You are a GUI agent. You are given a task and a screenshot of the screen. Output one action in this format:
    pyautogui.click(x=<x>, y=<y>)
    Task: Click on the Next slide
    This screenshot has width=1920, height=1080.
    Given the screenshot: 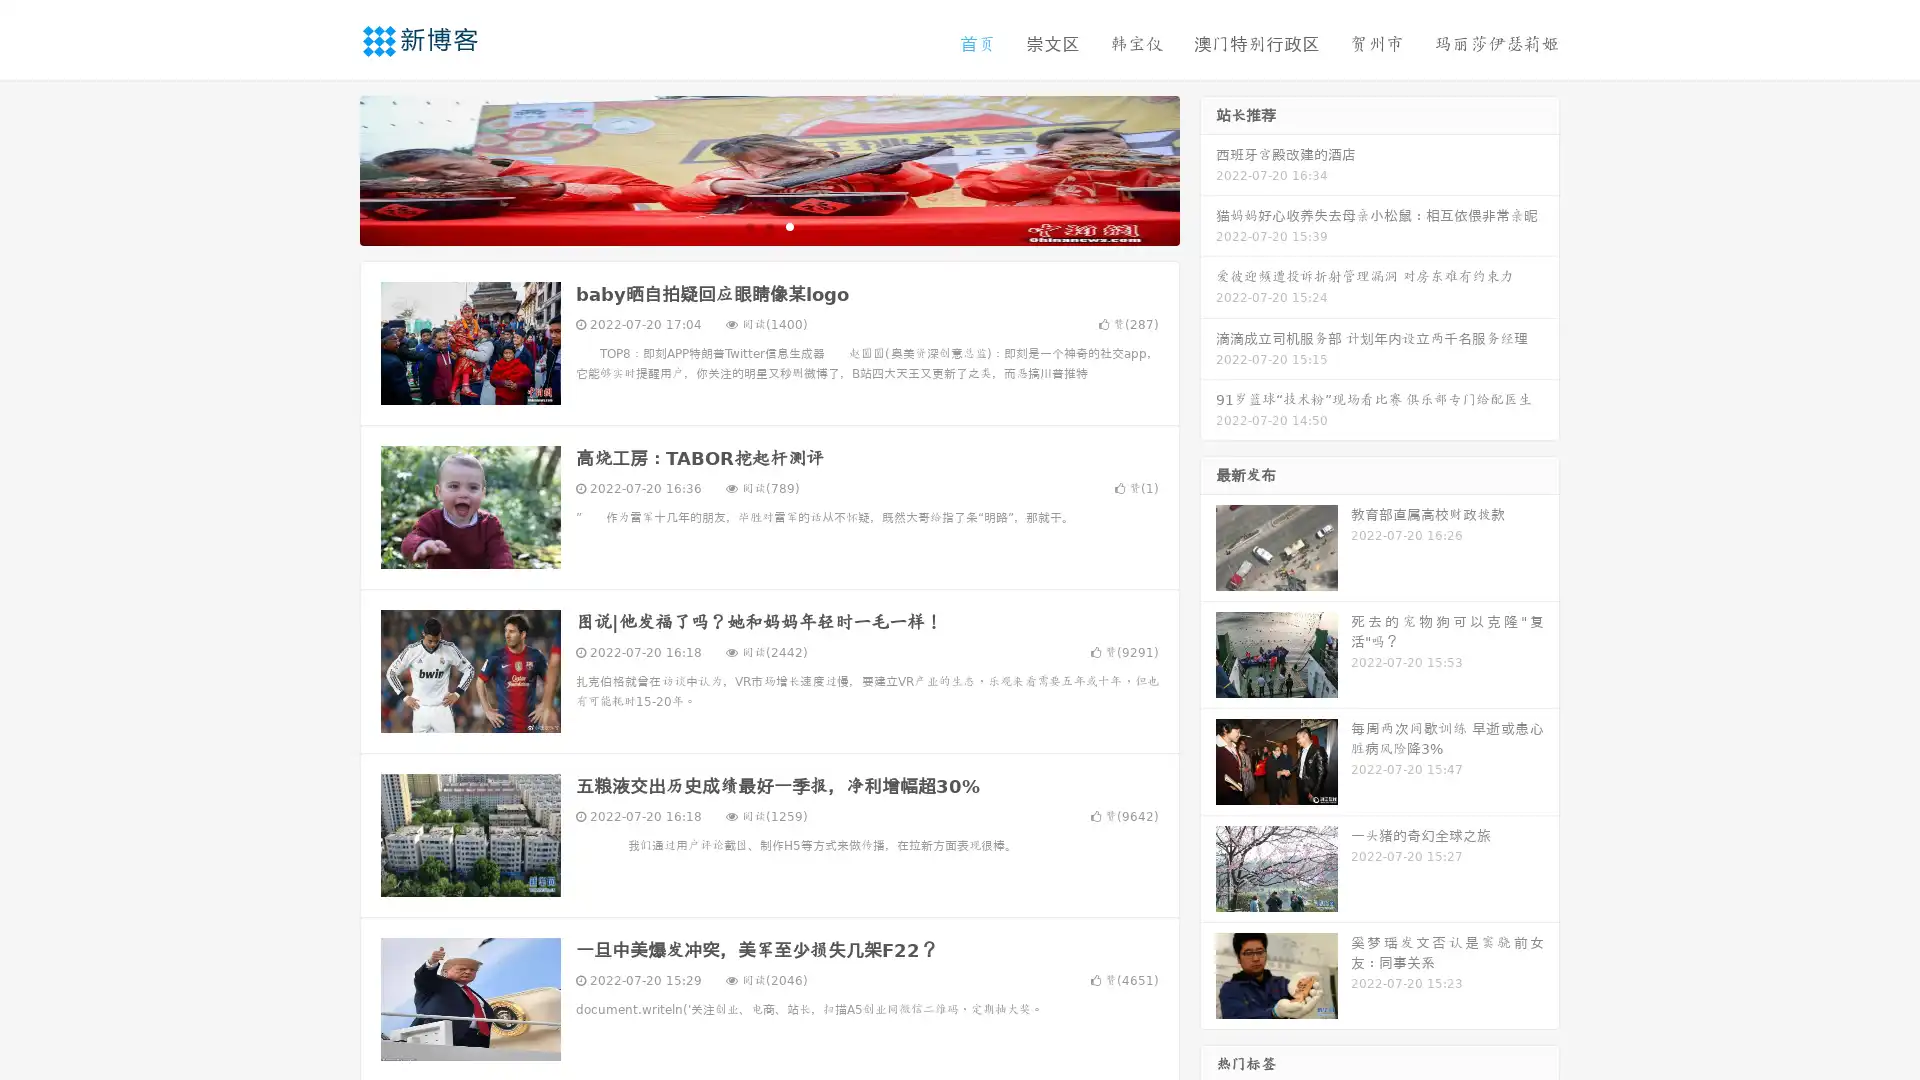 What is the action you would take?
    pyautogui.click(x=1208, y=168)
    